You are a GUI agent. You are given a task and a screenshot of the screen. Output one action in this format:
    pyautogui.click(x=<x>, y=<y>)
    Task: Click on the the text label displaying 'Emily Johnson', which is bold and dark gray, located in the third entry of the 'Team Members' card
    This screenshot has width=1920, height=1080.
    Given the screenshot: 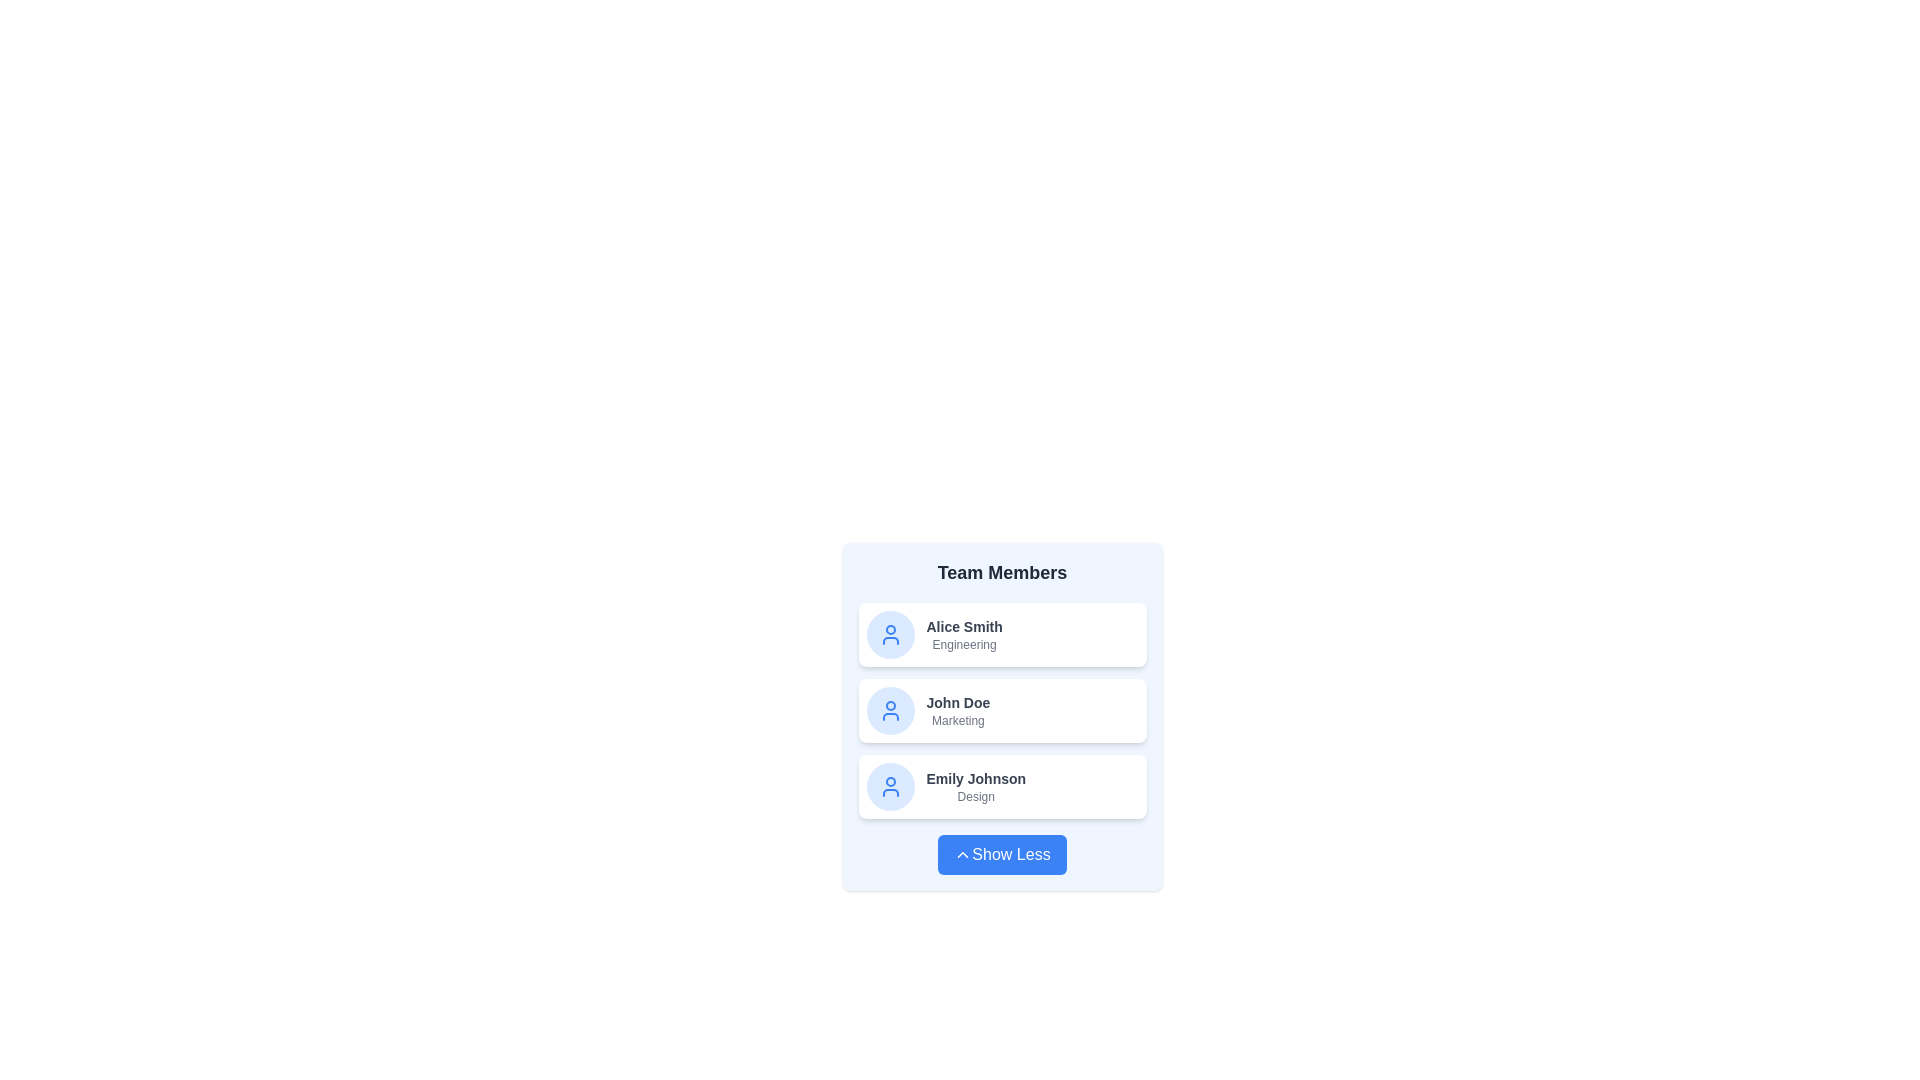 What is the action you would take?
    pyautogui.click(x=976, y=778)
    